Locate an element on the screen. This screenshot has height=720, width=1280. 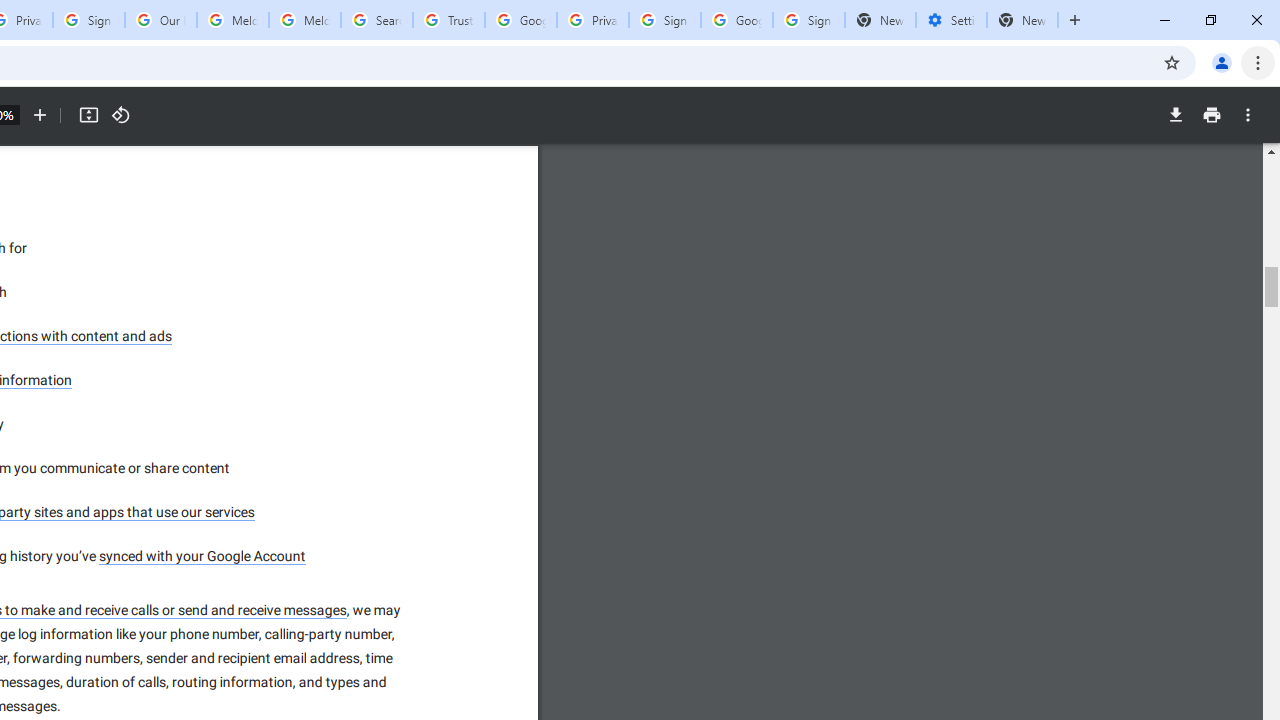
'You' is located at coordinates (1220, 61).